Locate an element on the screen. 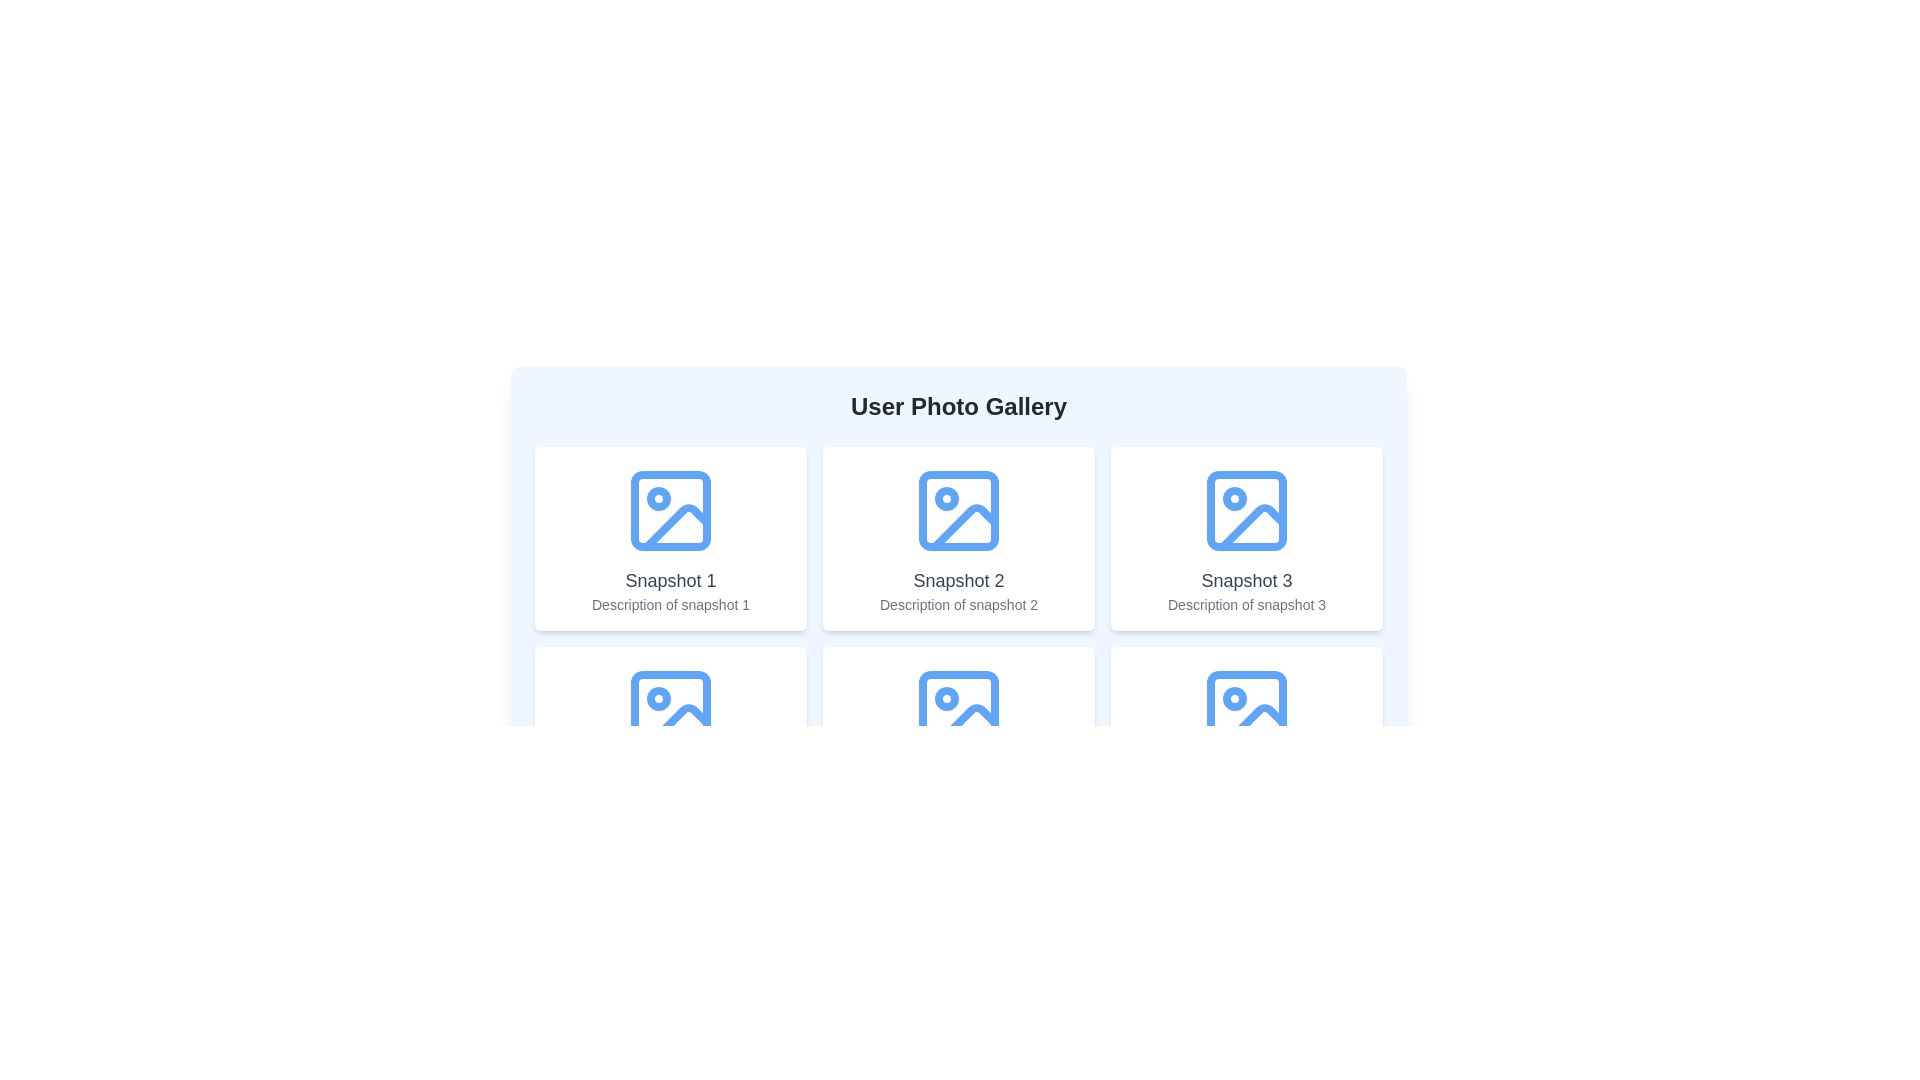 The height and width of the screenshot is (1080, 1920). the second text label that identifies the second snapshot, positioned beneath the image icon of Snapshot 2 is located at coordinates (958, 581).